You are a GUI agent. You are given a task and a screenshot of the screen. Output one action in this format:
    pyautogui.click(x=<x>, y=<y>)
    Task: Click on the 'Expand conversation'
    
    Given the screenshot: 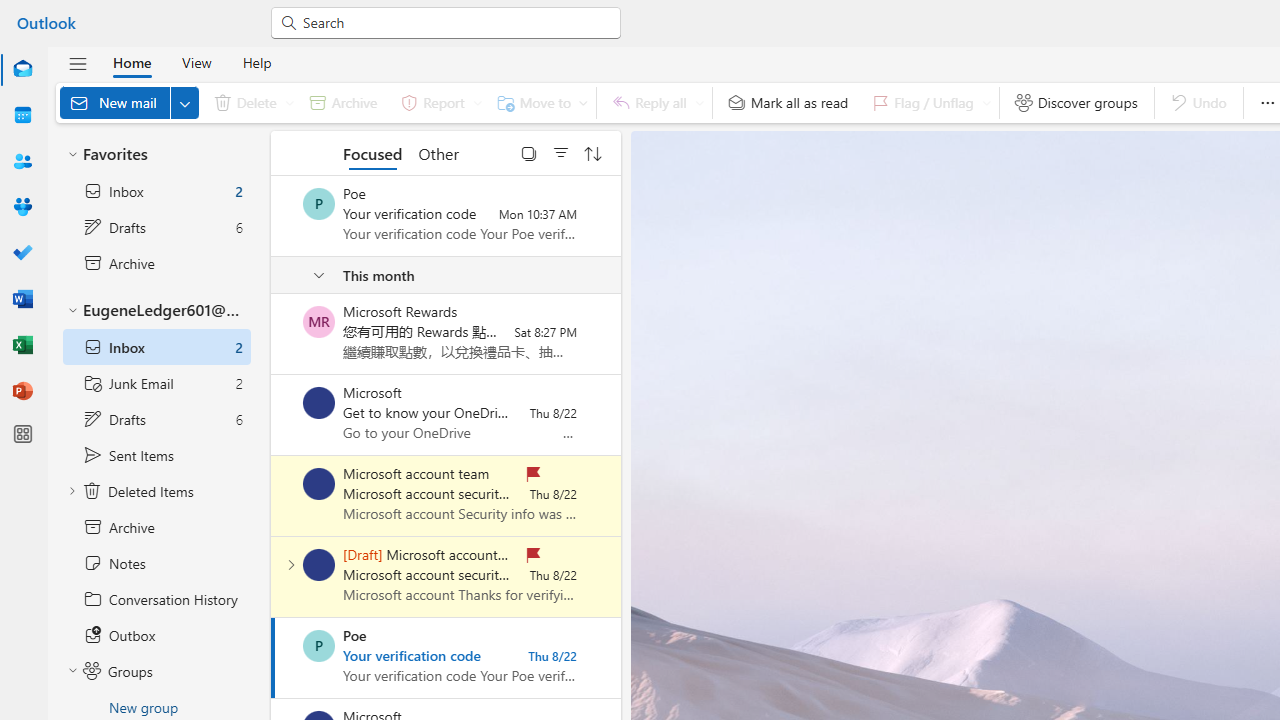 What is the action you would take?
    pyautogui.click(x=290, y=564)
    